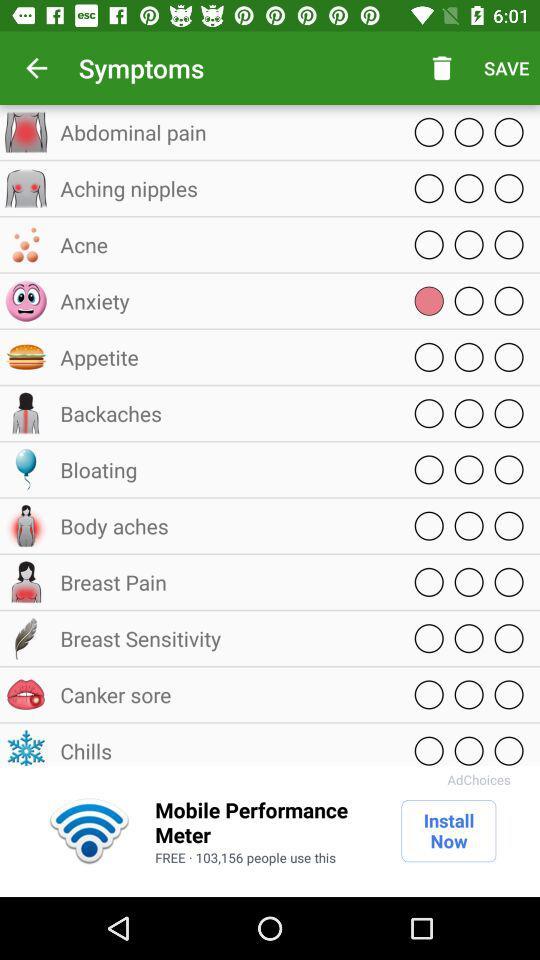 The width and height of the screenshot is (540, 960). Describe the element at coordinates (224, 243) in the screenshot. I see `icon above anxiety item` at that location.